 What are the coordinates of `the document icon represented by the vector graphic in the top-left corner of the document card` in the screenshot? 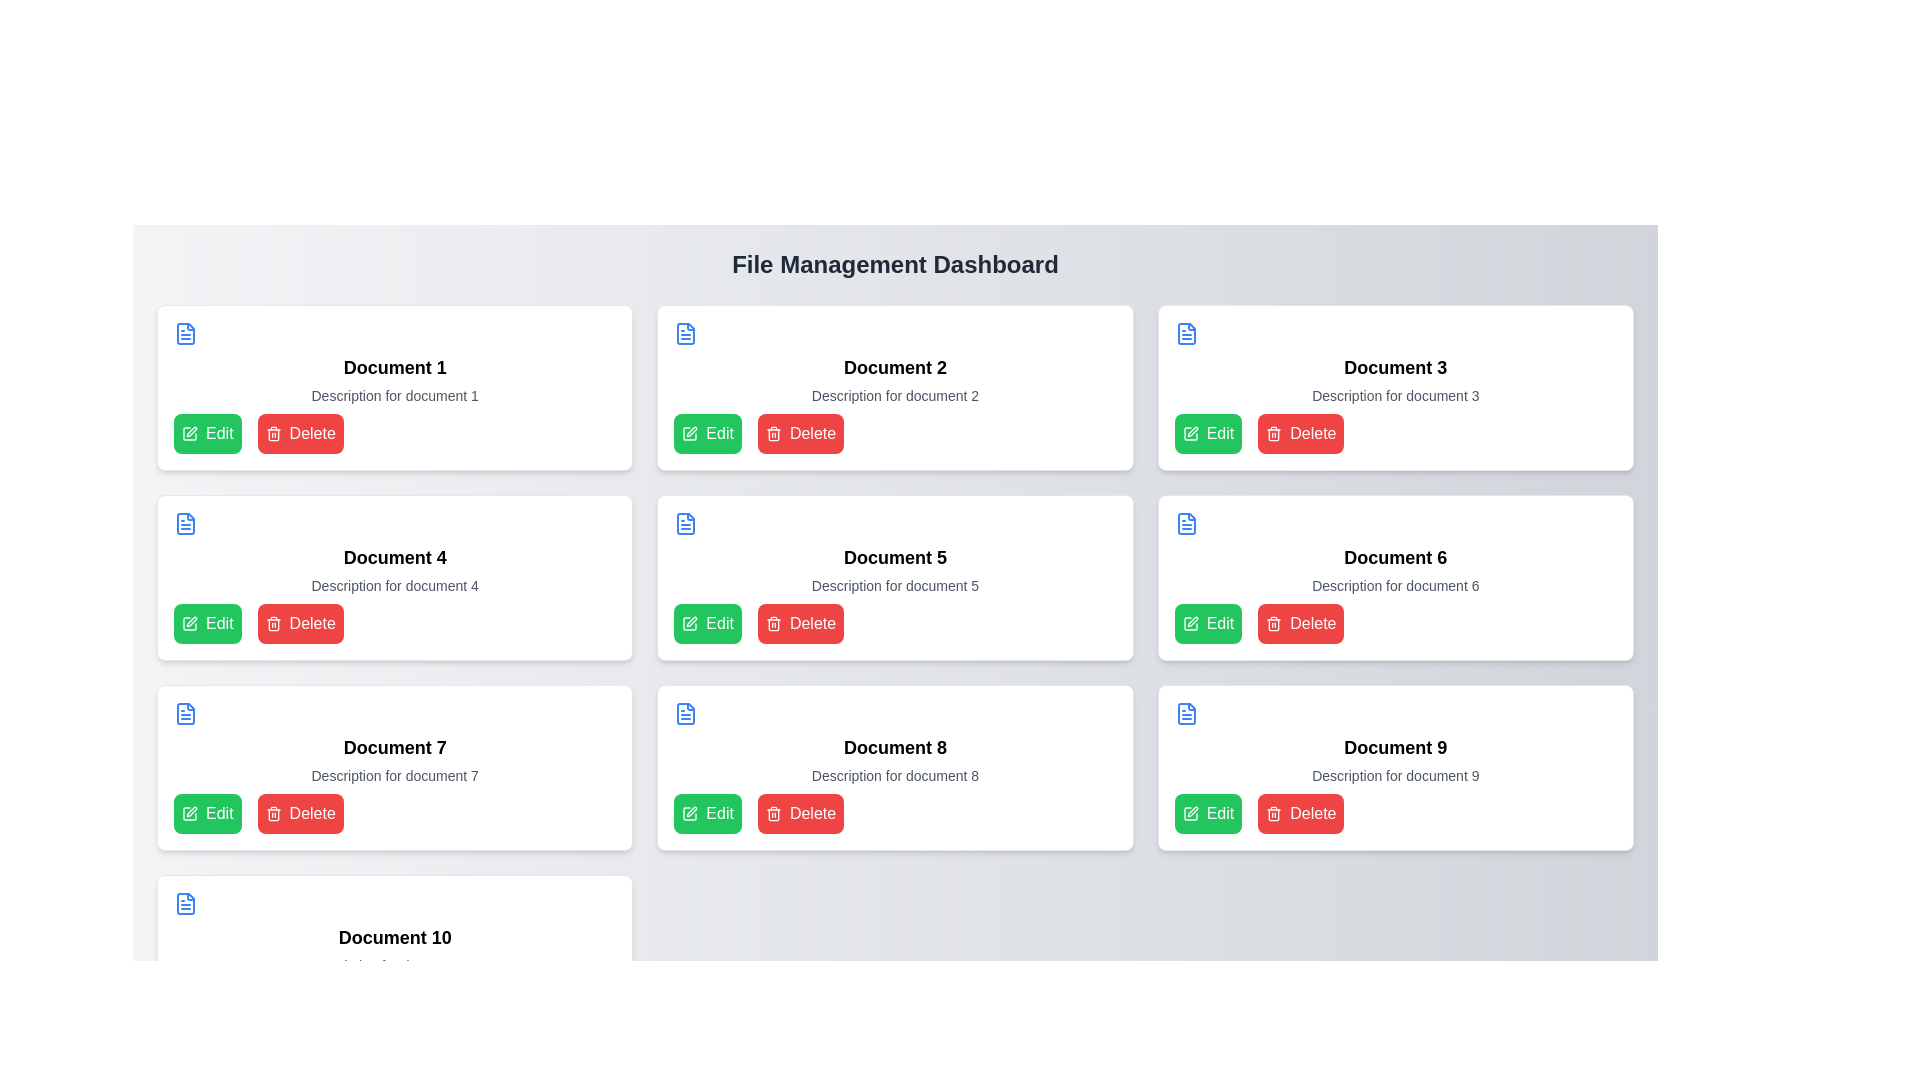 It's located at (1186, 523).